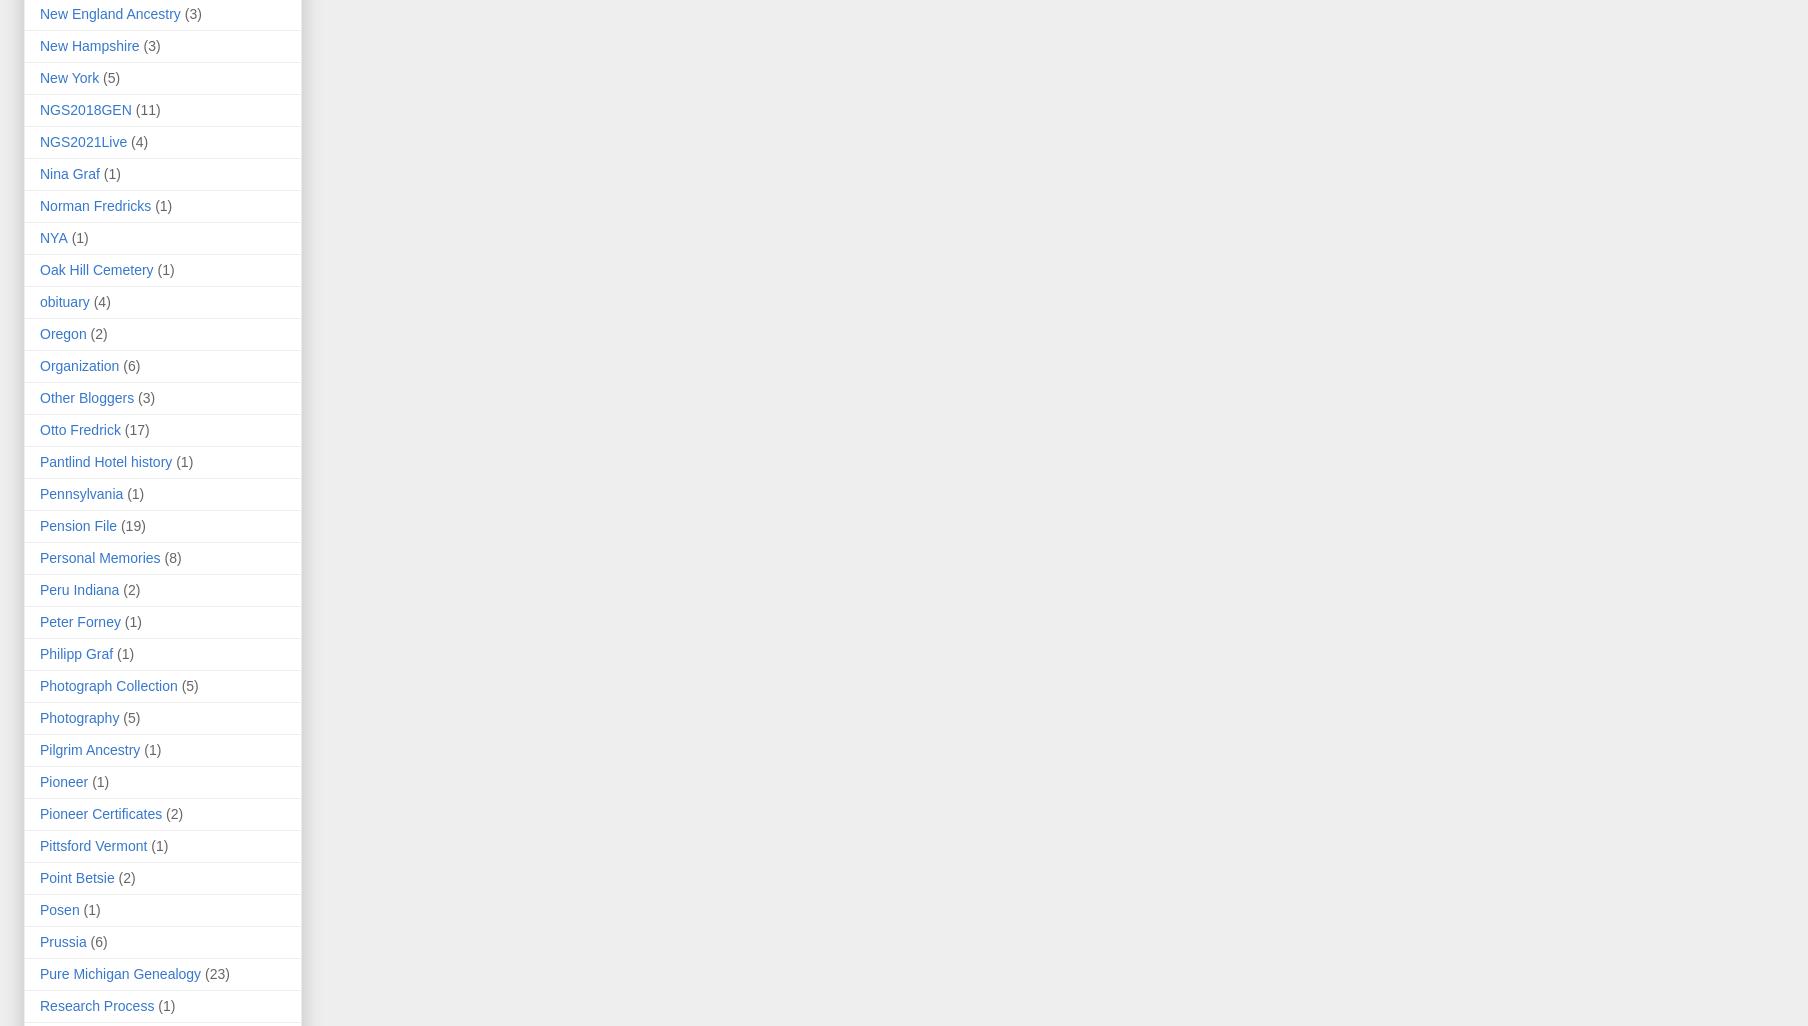  Describe the element at coordinates (84, 109) in the screenshot. I see `'NGS2018GEN'` at that location.